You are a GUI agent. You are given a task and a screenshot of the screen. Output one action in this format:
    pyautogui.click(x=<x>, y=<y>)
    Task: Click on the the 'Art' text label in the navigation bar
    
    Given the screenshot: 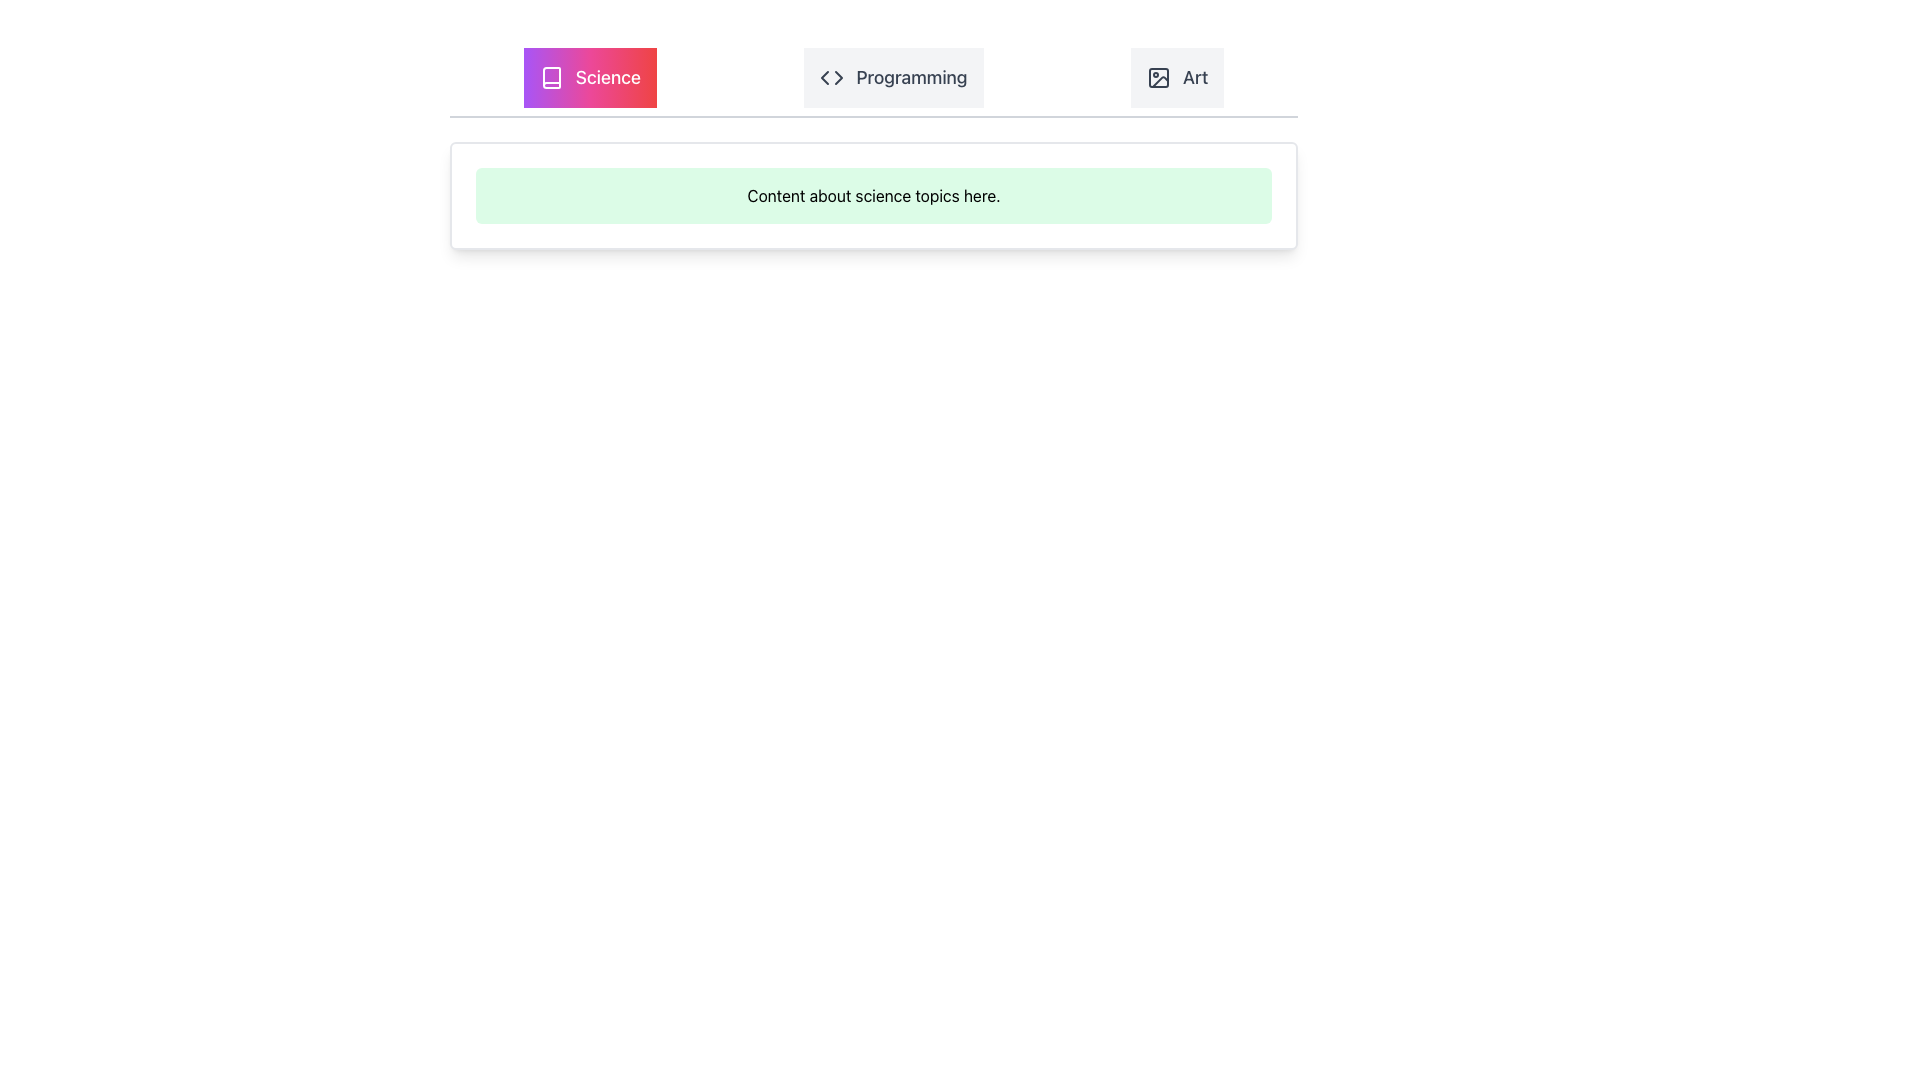 What is the action you would take?
    pyautogui.click(x=1195, y=76)
    